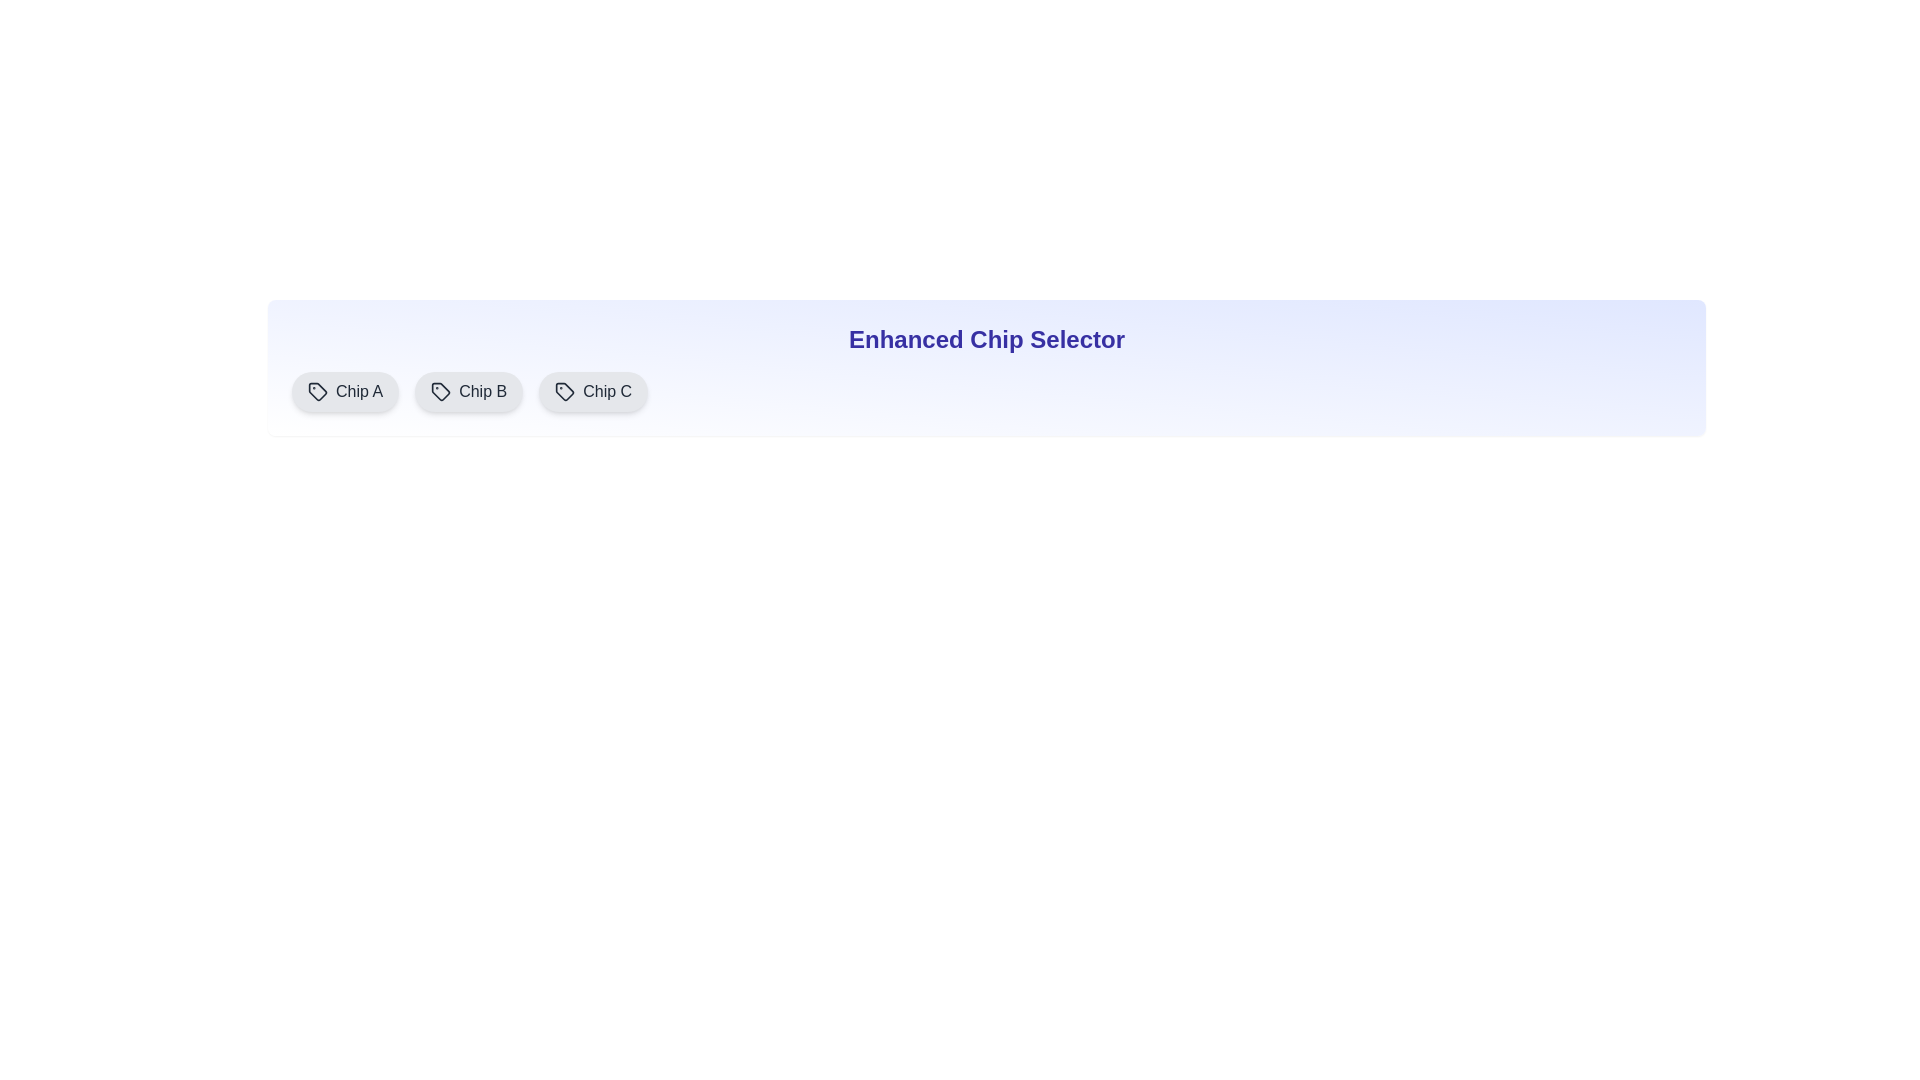 Image resolution: width=1920 pixels, height=1080 pixels. Describe the element at coordinates (468, 392) in the screenshot. I see `the chip labeled Chip B to display its description` at that location.